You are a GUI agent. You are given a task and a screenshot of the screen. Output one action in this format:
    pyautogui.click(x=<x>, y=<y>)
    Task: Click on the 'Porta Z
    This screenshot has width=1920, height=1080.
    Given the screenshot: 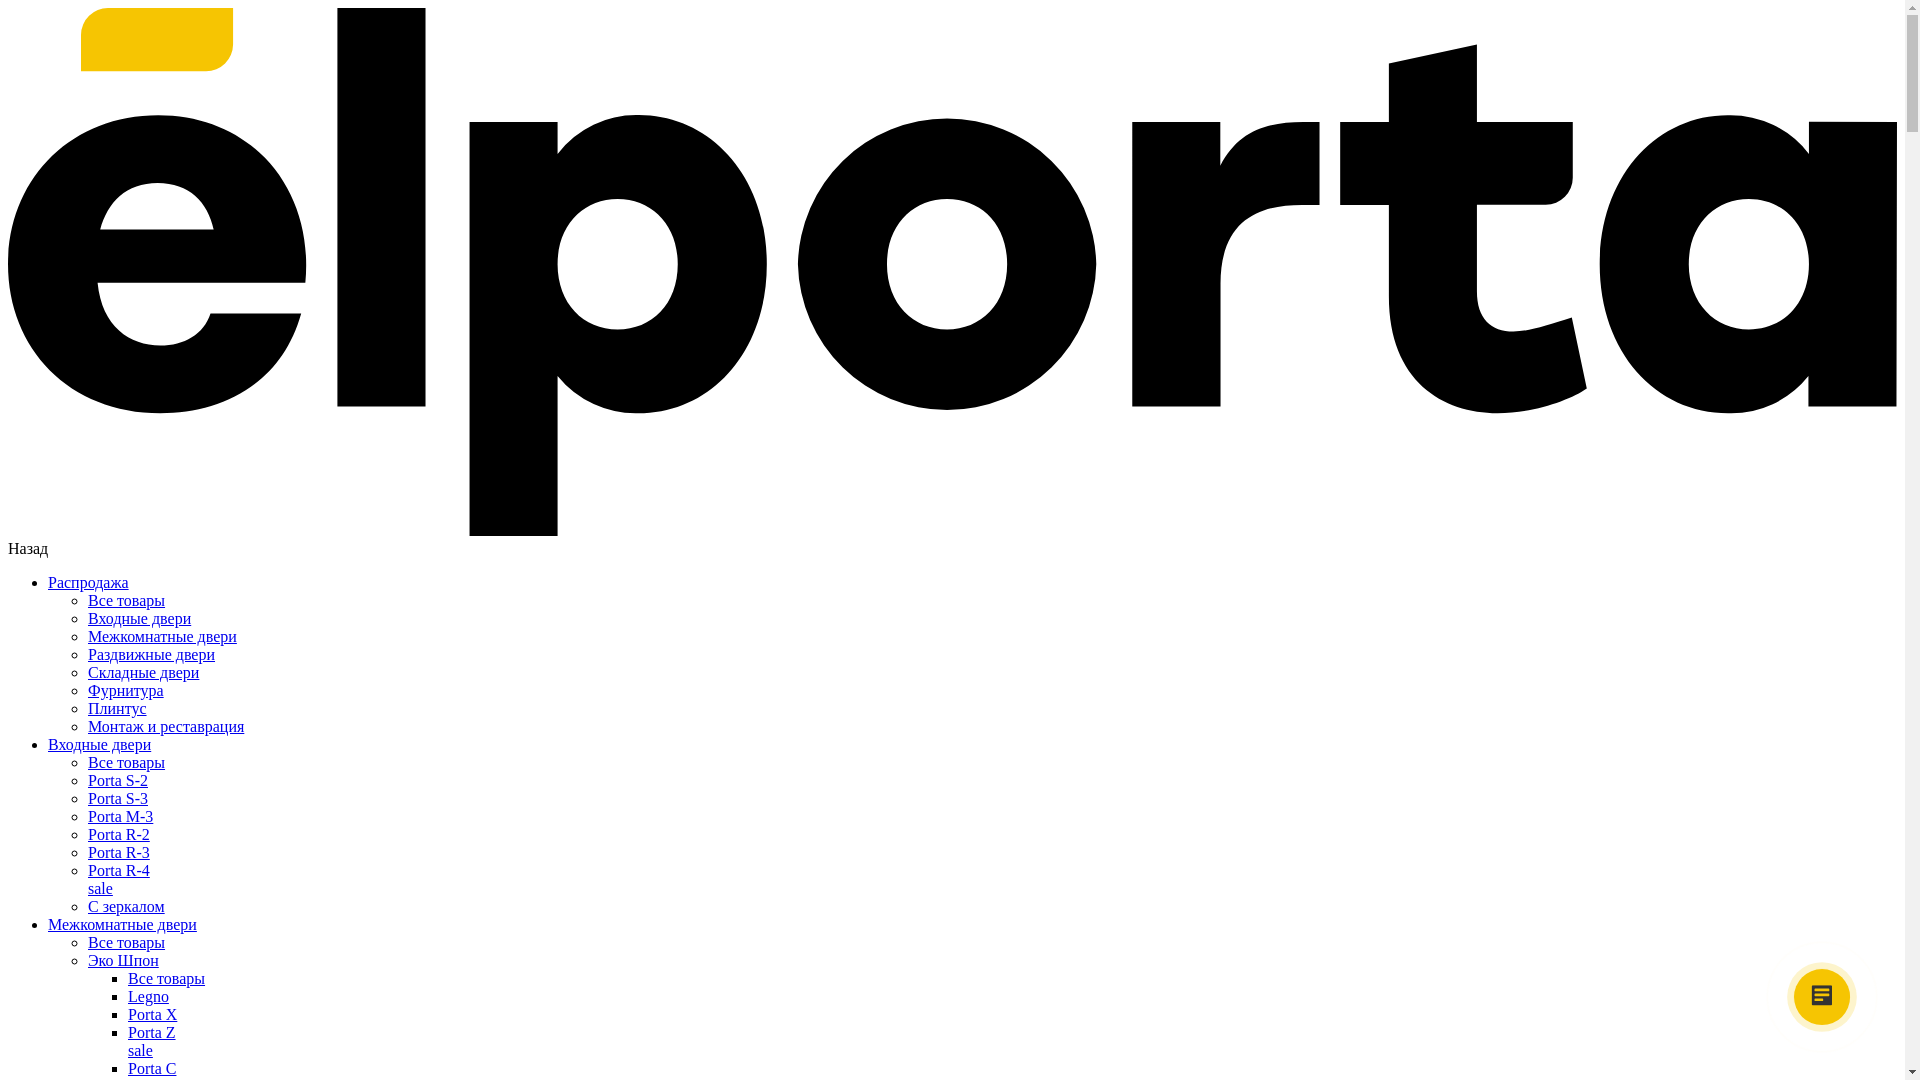 What is the action you would take?
    pyautogui.click(x=1012, y=1040)
    